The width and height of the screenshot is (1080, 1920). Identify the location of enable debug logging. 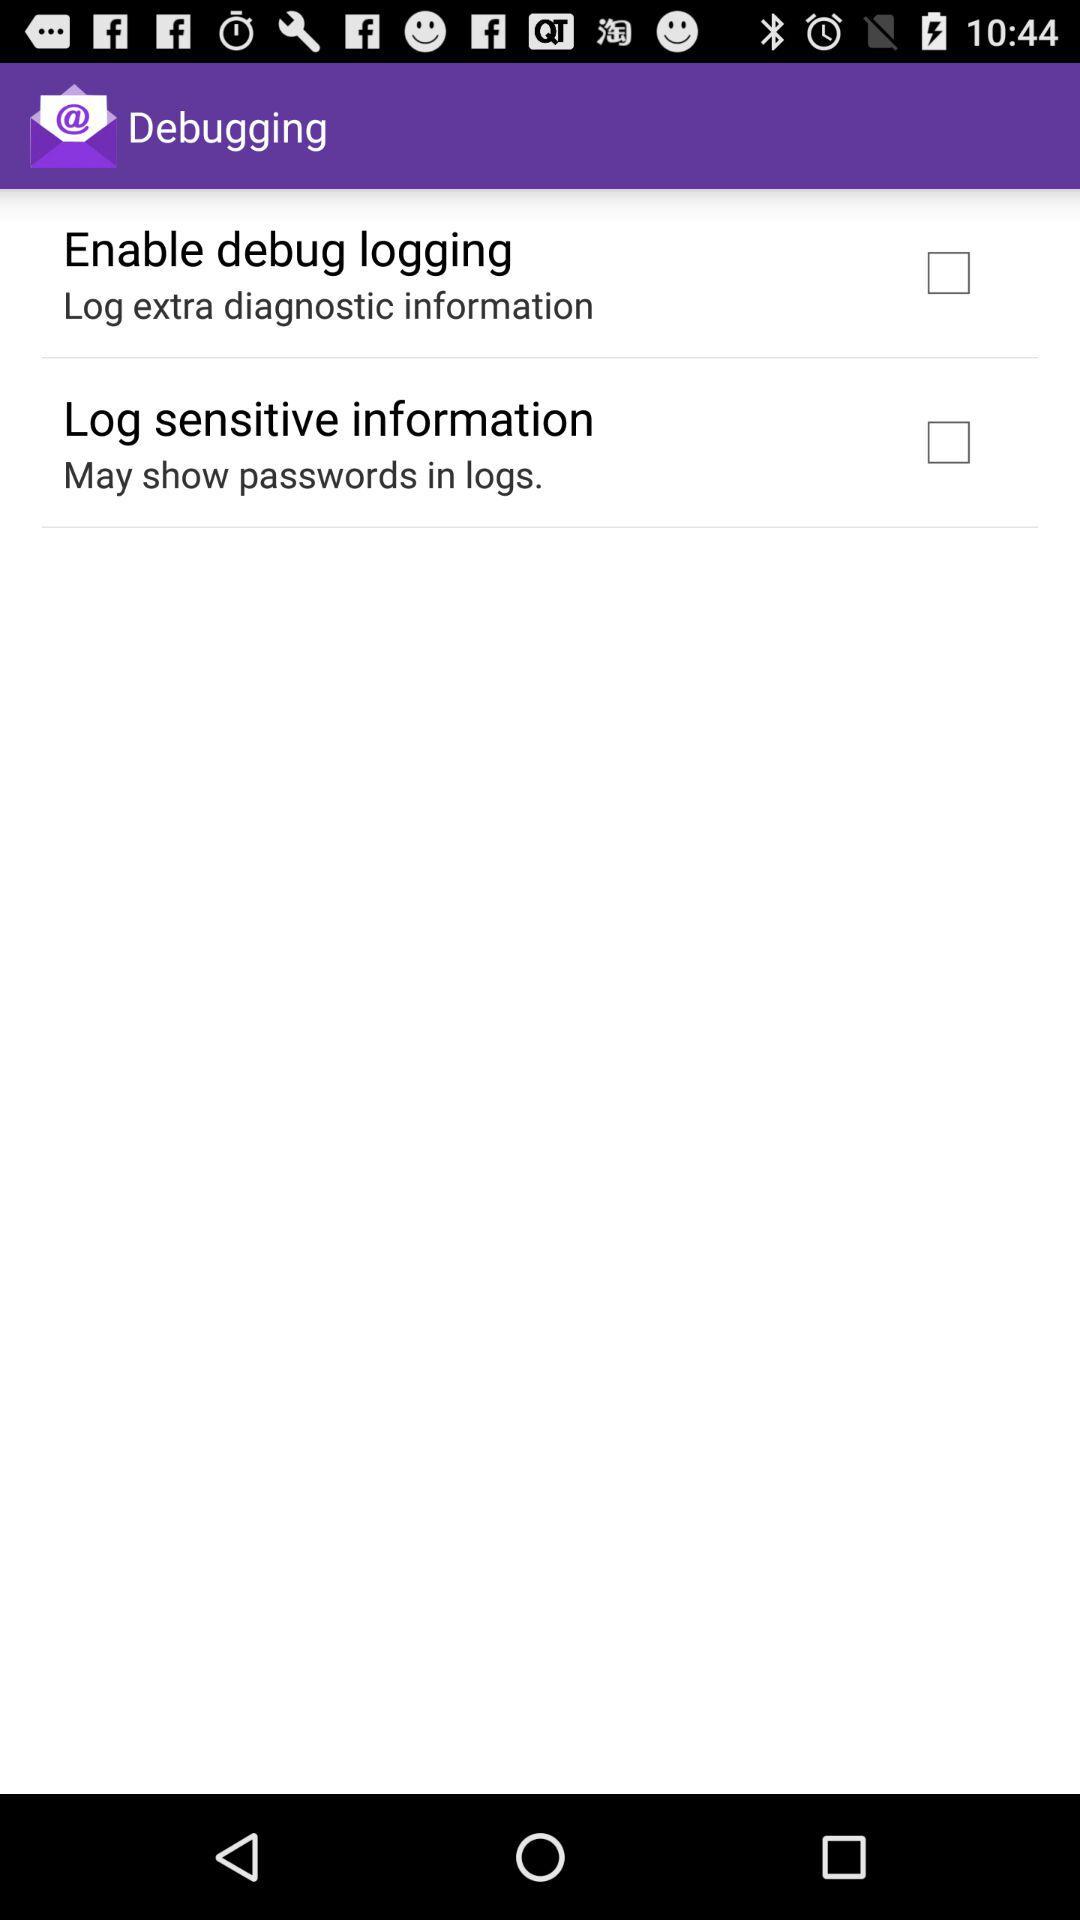
(288, 246).